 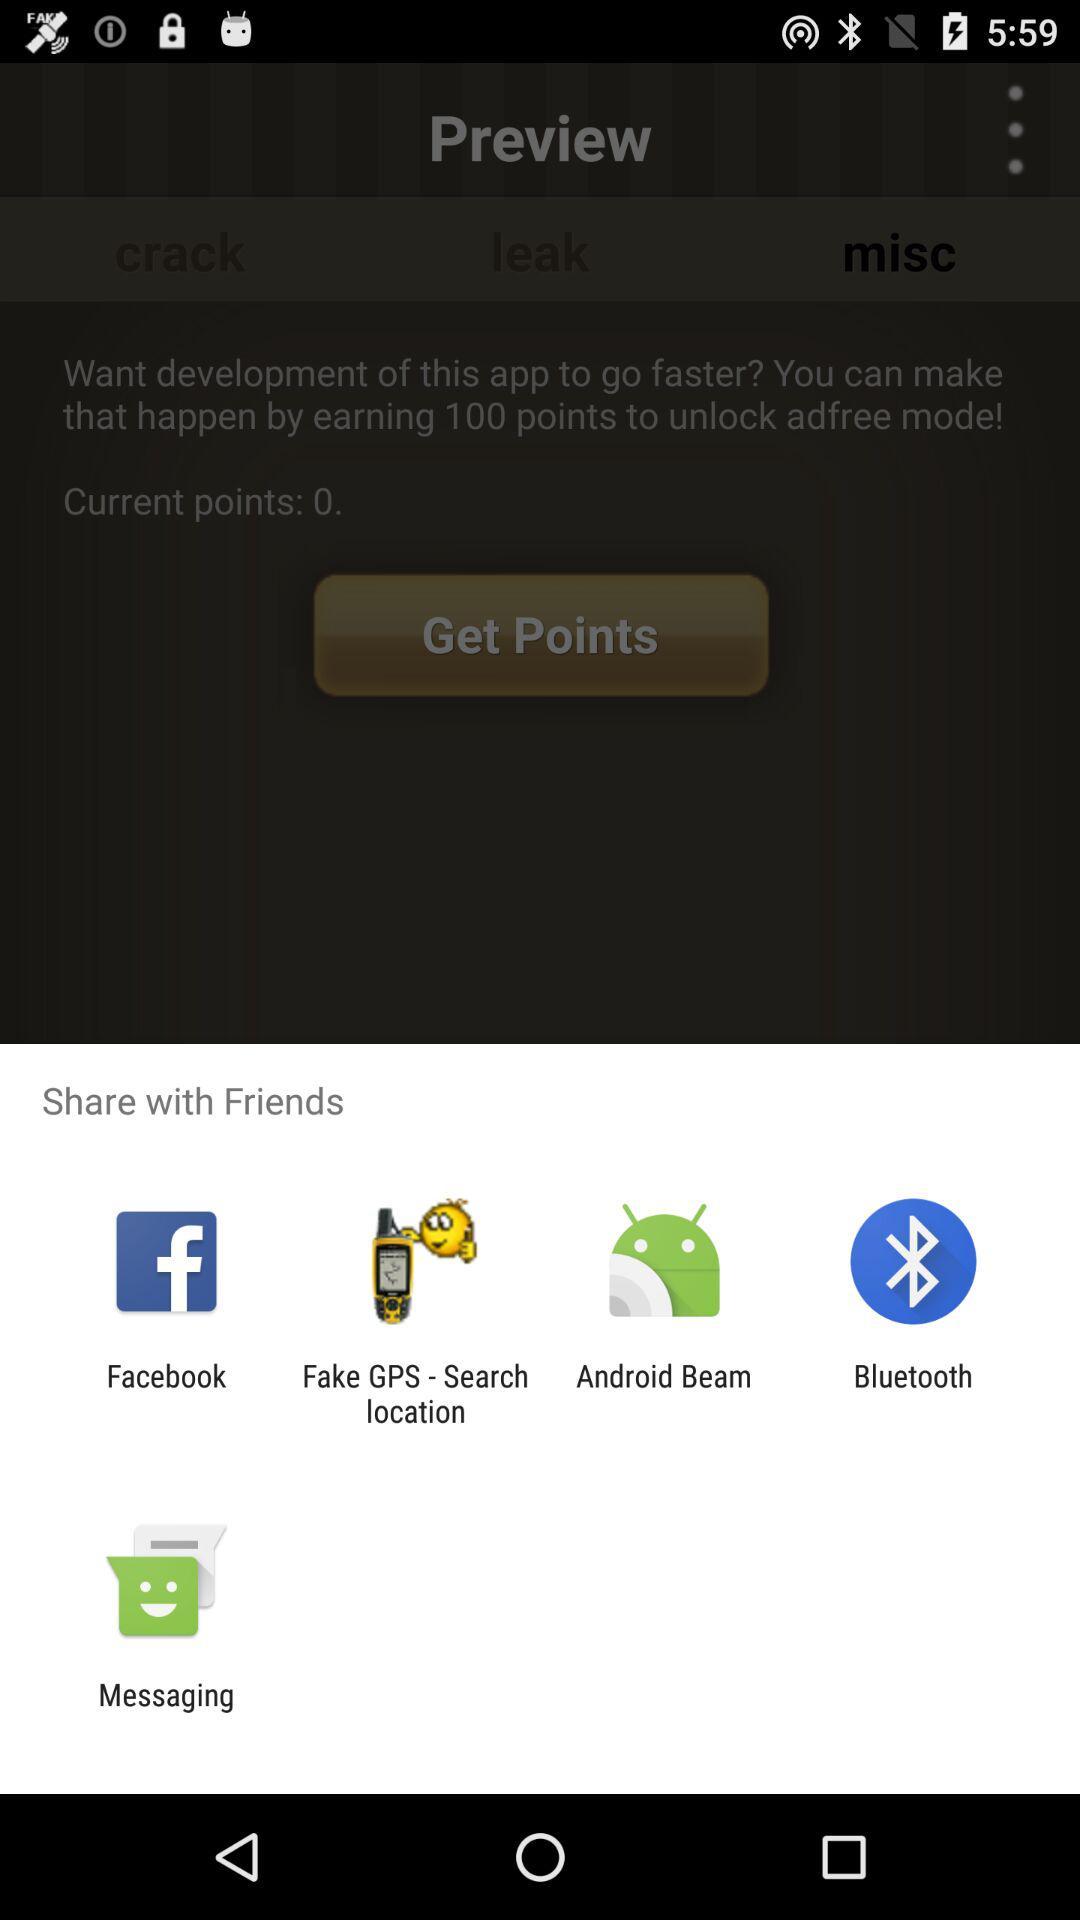 I want to click on the icon to the right of the android beam, so click(x=913, y=1392).